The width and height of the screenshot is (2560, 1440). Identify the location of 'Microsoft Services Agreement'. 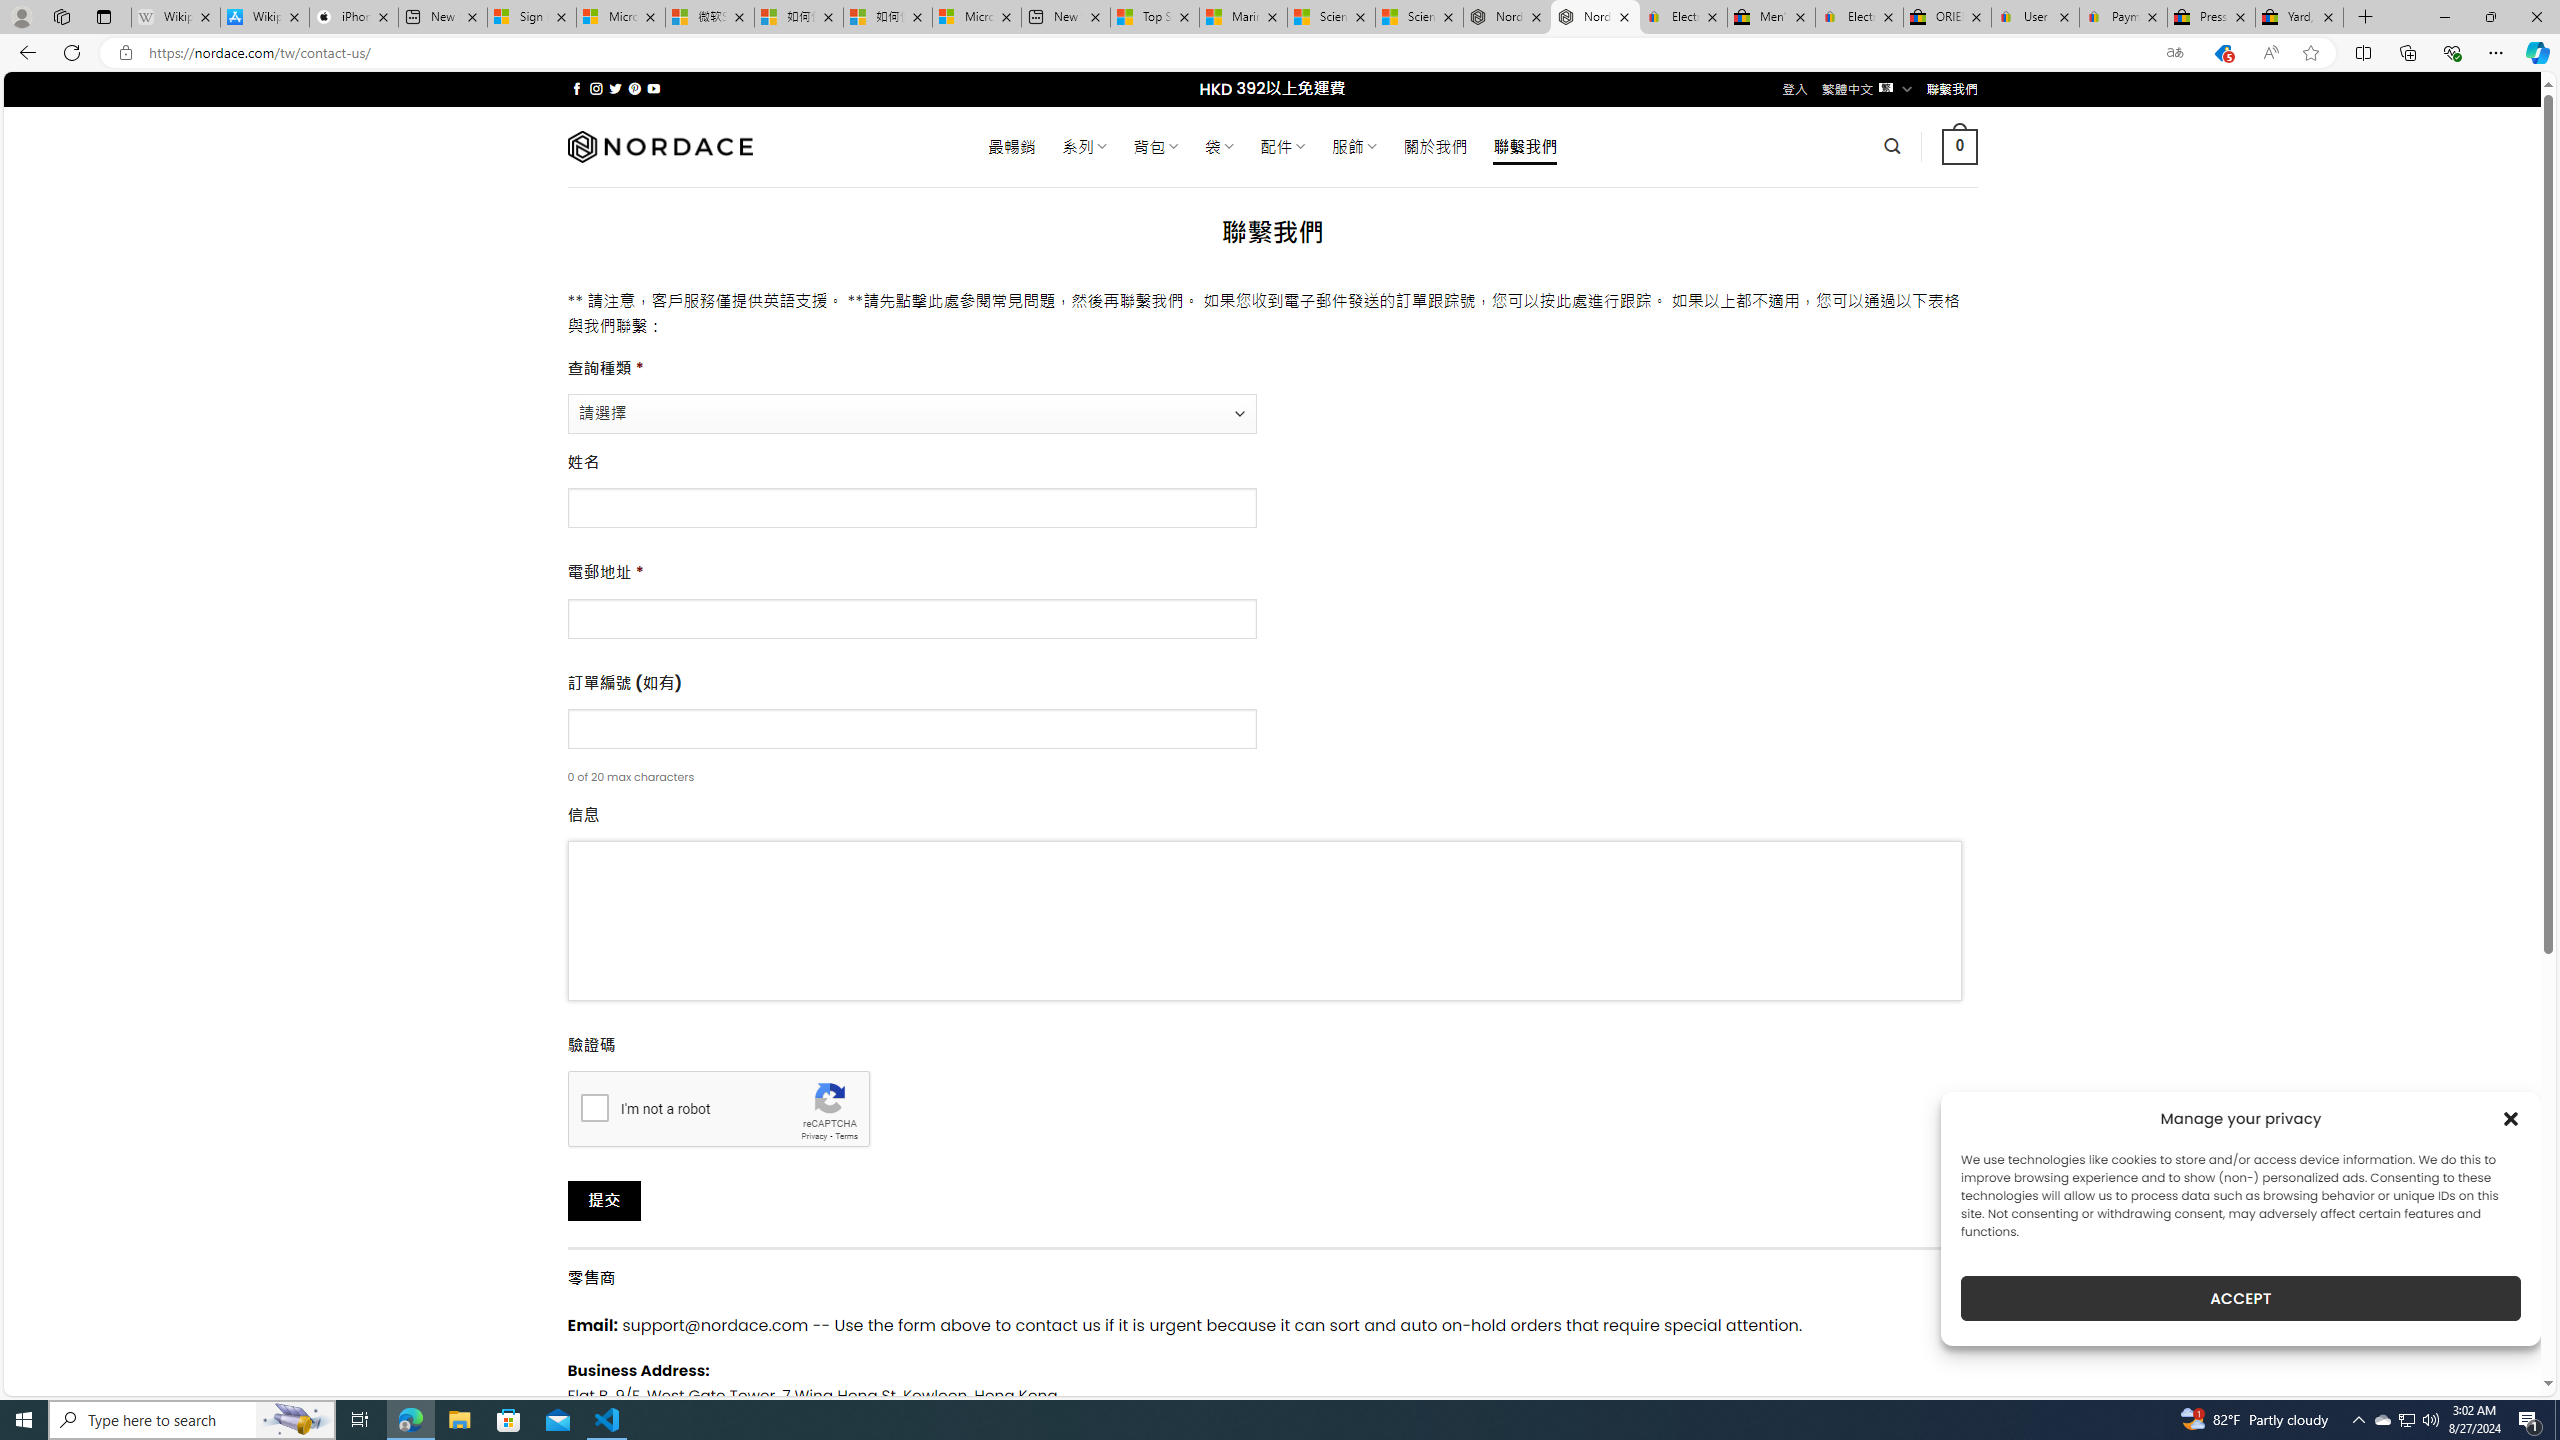
(619, 16).